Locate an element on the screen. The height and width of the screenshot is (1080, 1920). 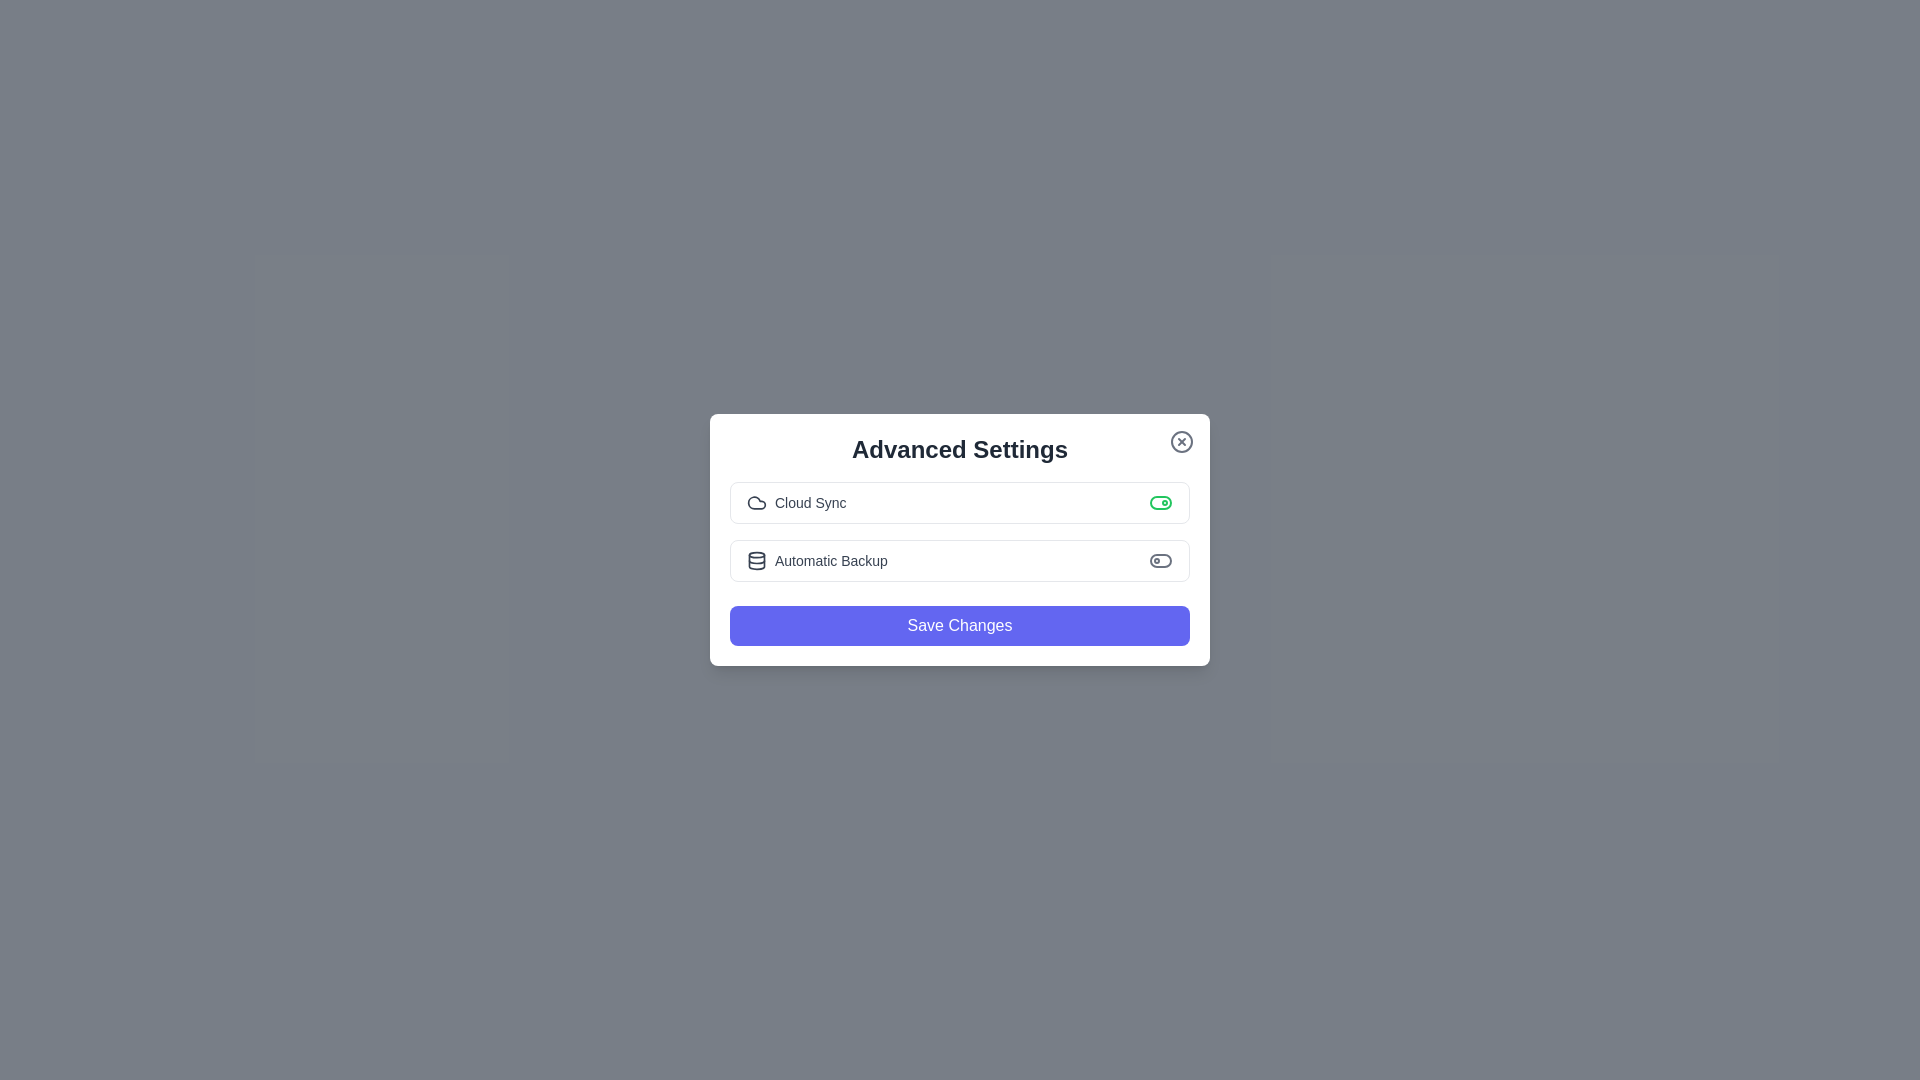
the toggleable setting item for enabling or disabling cloud synchronization, which is the first item is located at coordinates (960, 501).